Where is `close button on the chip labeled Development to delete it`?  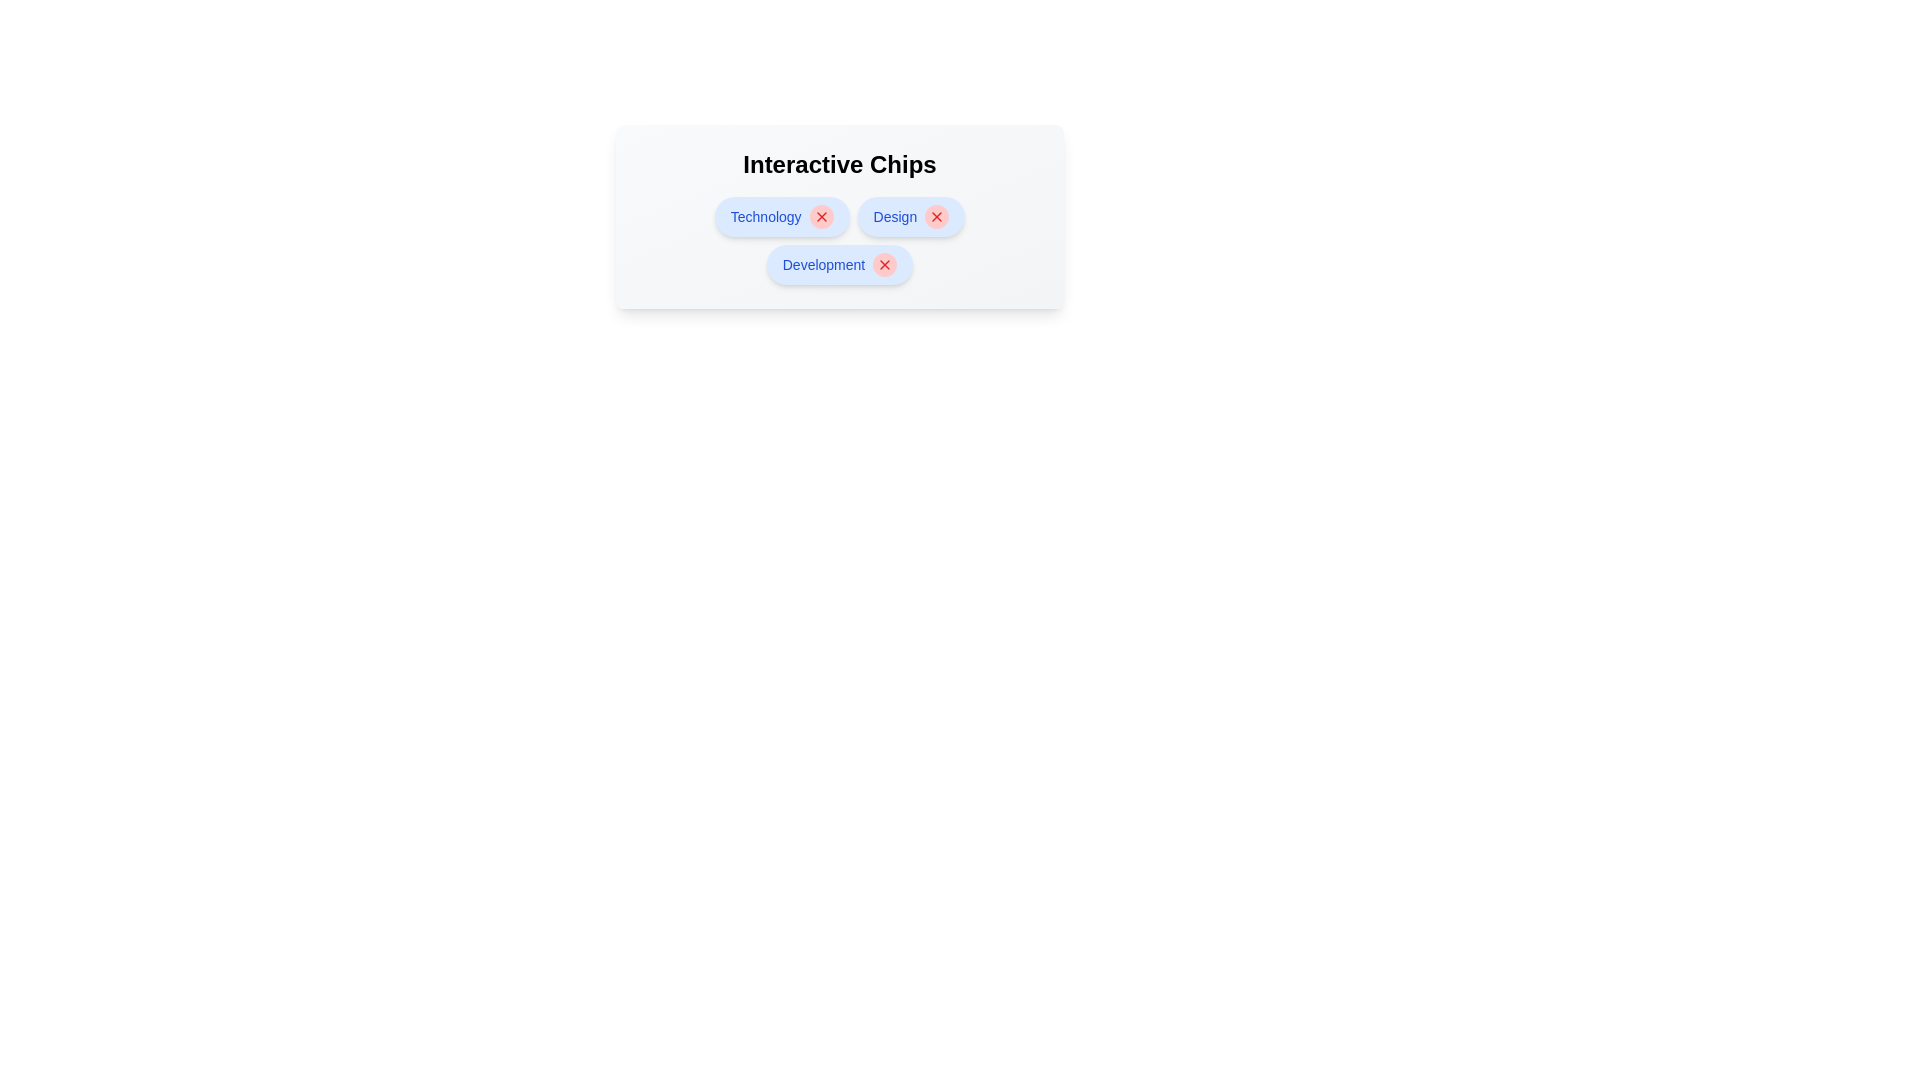
close button on the chip labeled Development to delete it is located at coordinates (884, 264).